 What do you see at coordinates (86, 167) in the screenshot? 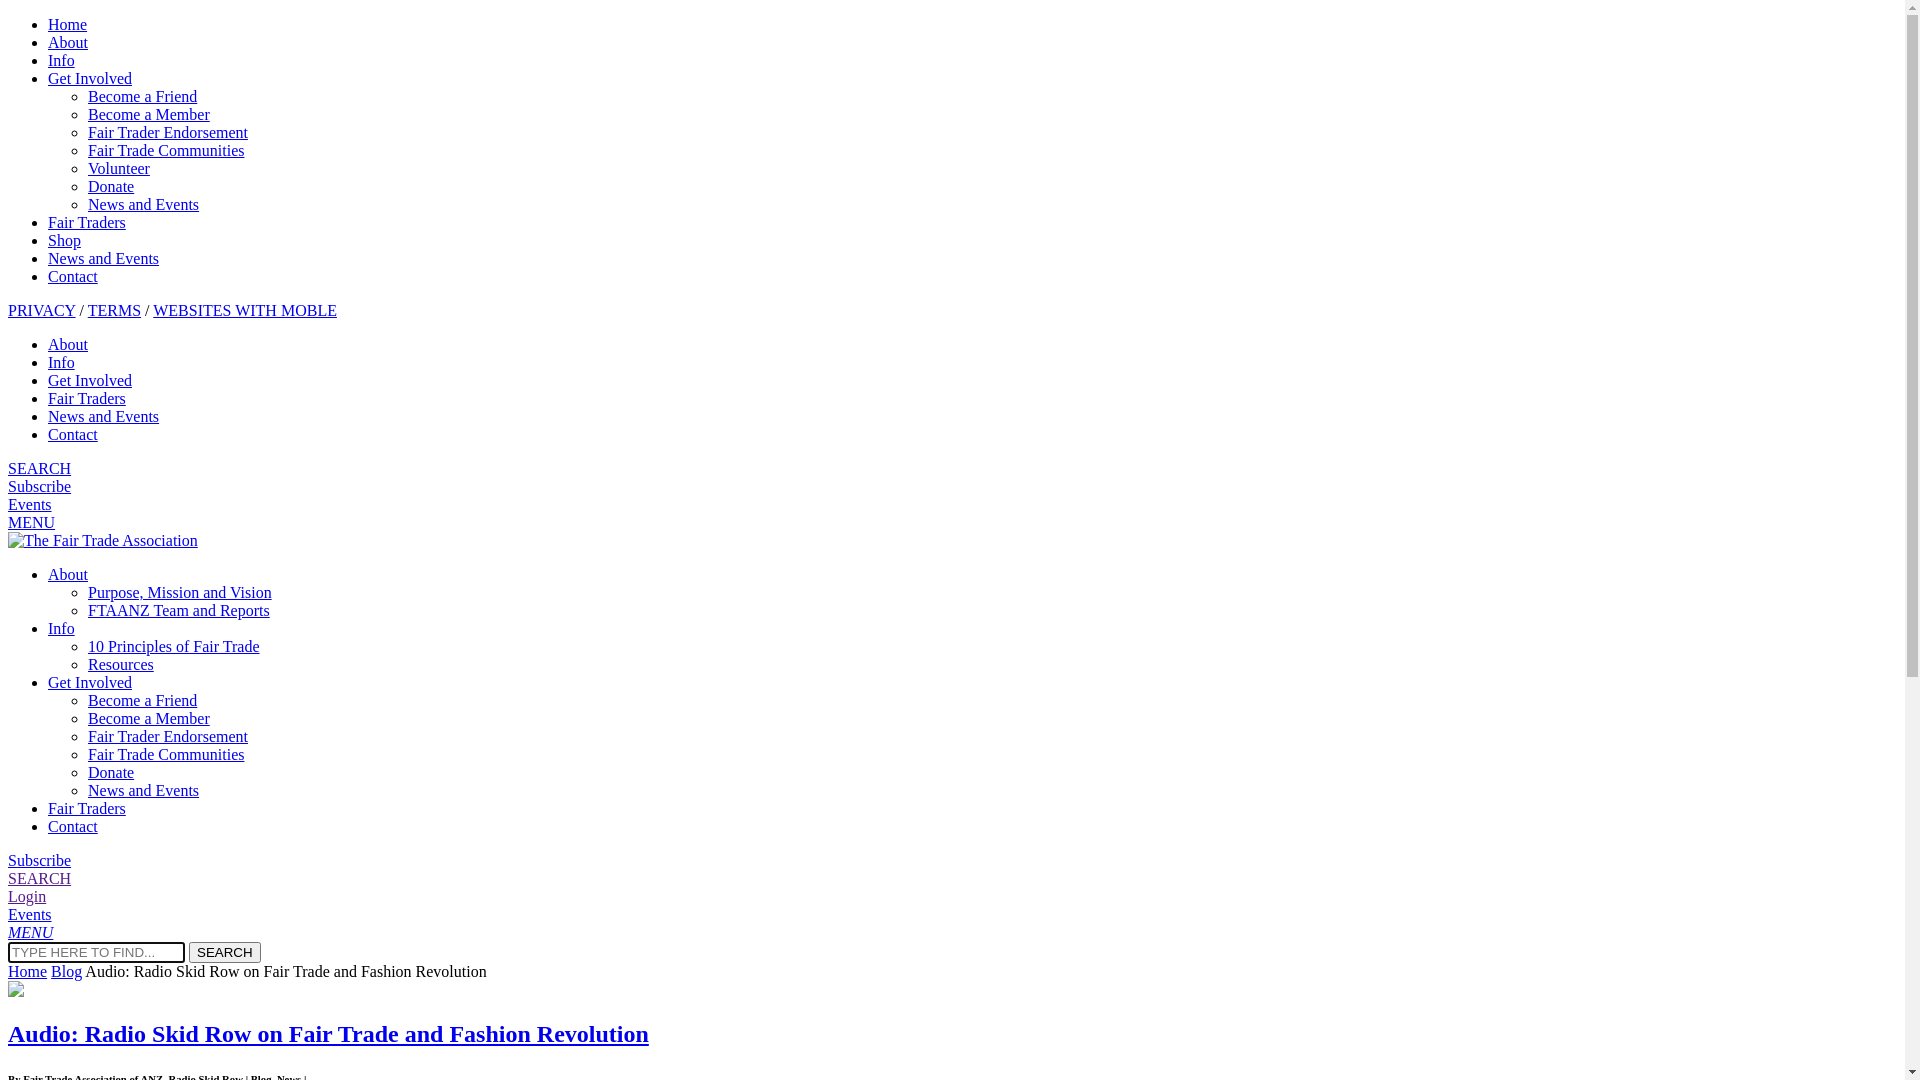
I see `'Volunteer'` at bounding box center [86, 167].